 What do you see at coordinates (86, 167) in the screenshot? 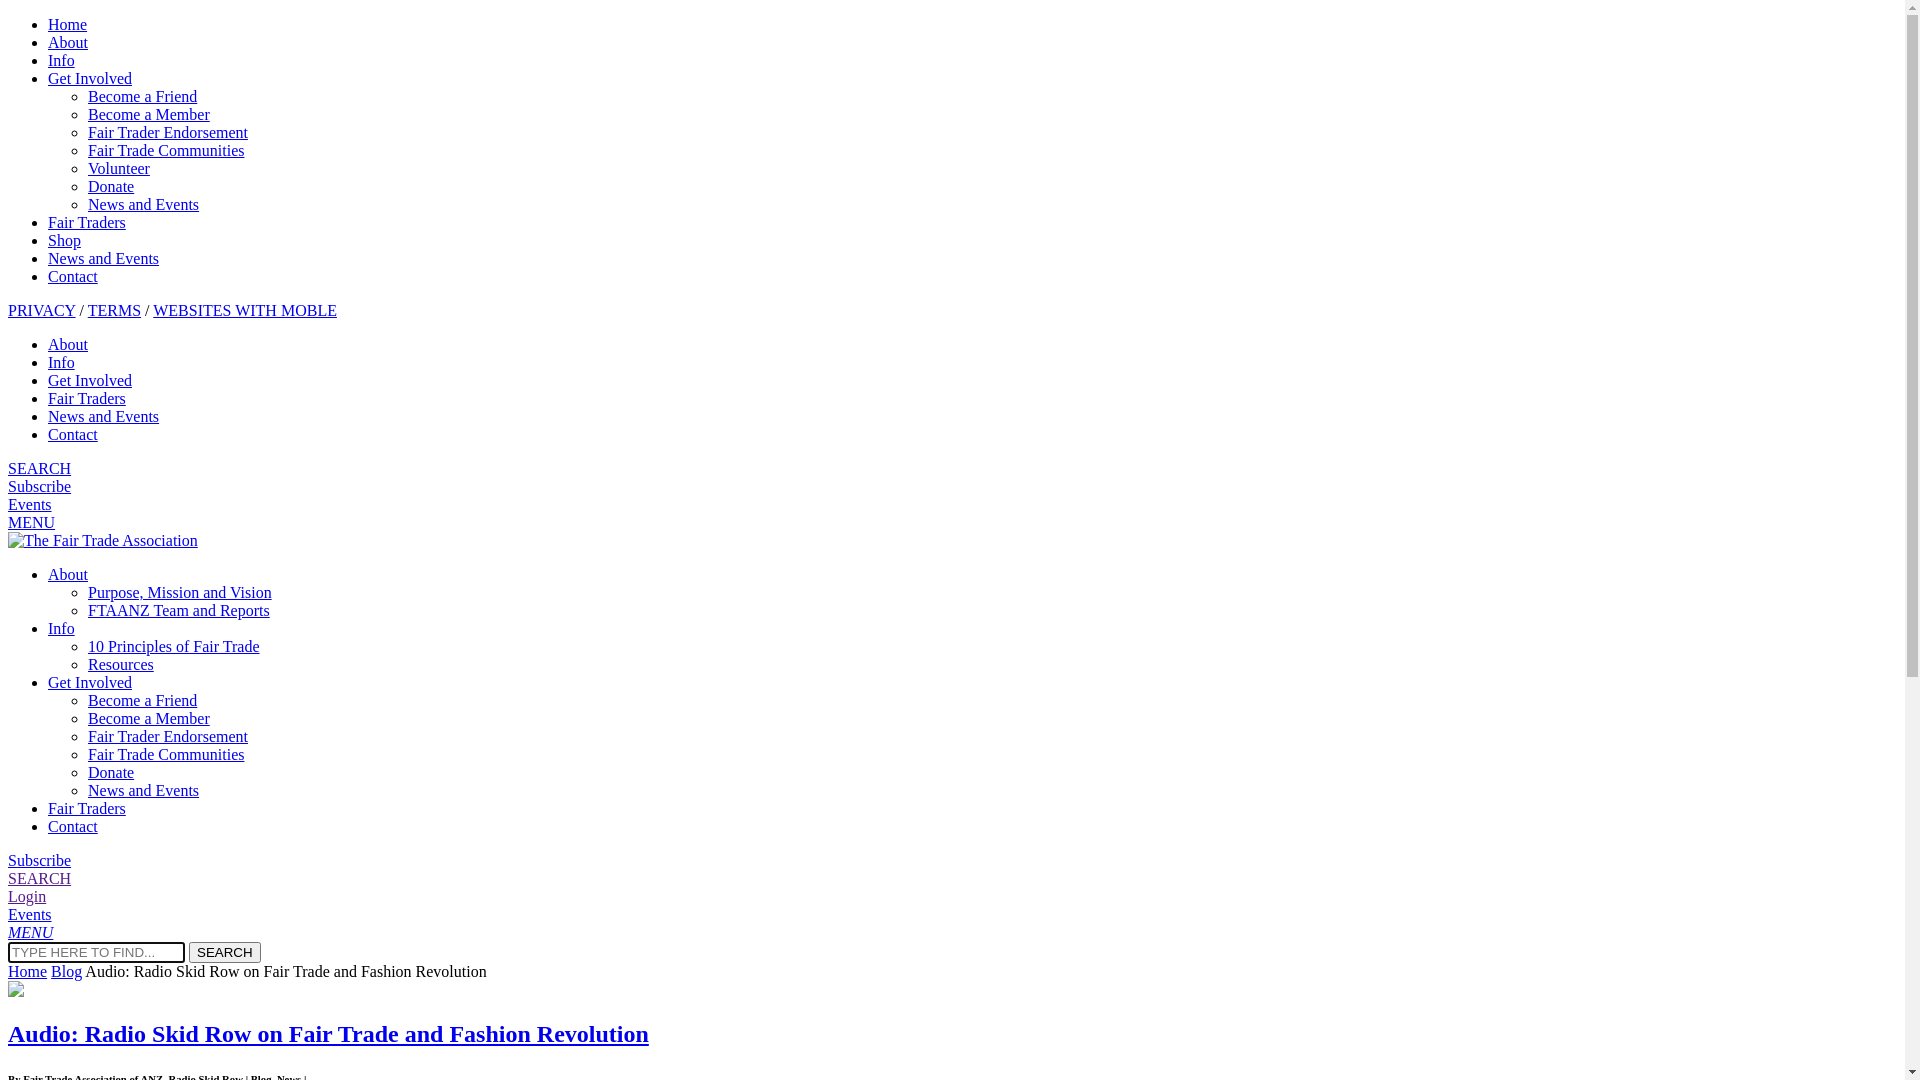
I see `'Volunteer'` at bounding box center [86, 167].